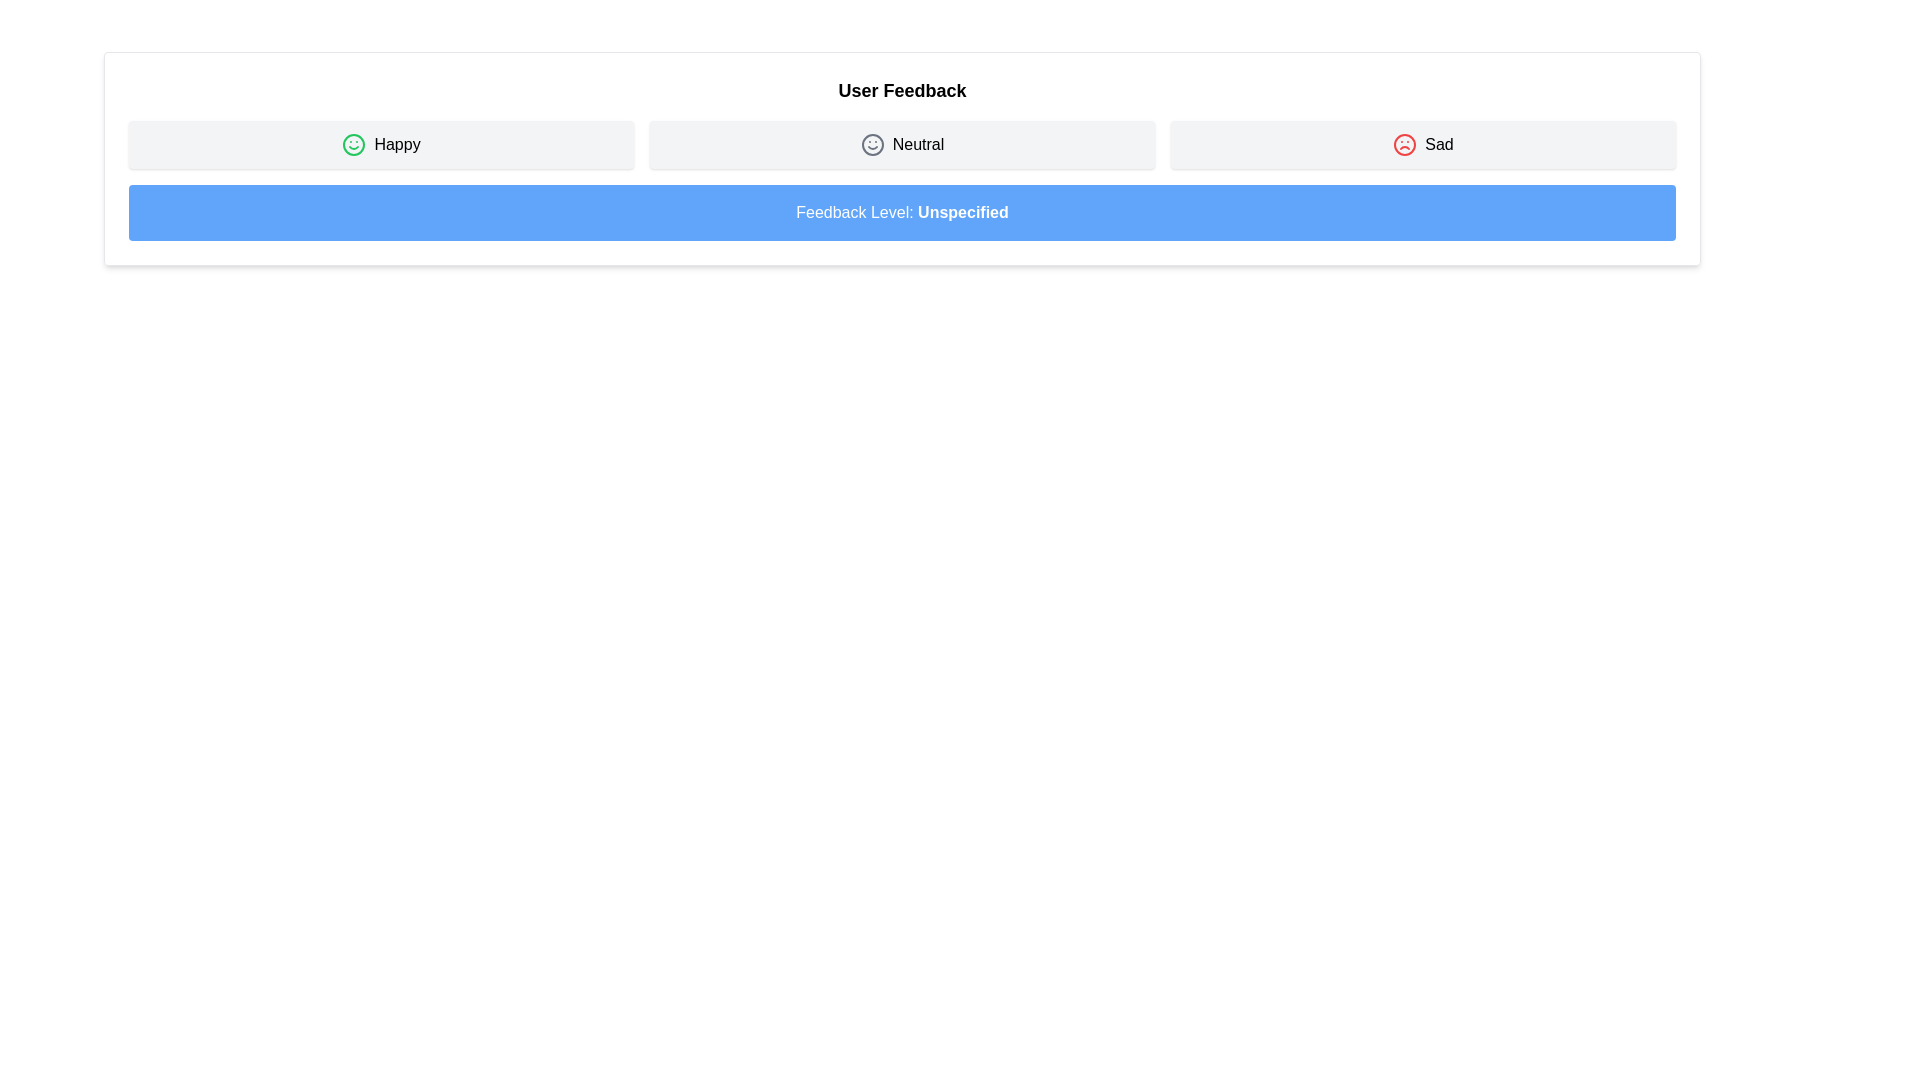  Describe the element at coordinates (1438, 144) in the screenshot. I see `the 'Sad' text label that is part of the feedback selection interface, located to the right of the sad face icon` at that location.